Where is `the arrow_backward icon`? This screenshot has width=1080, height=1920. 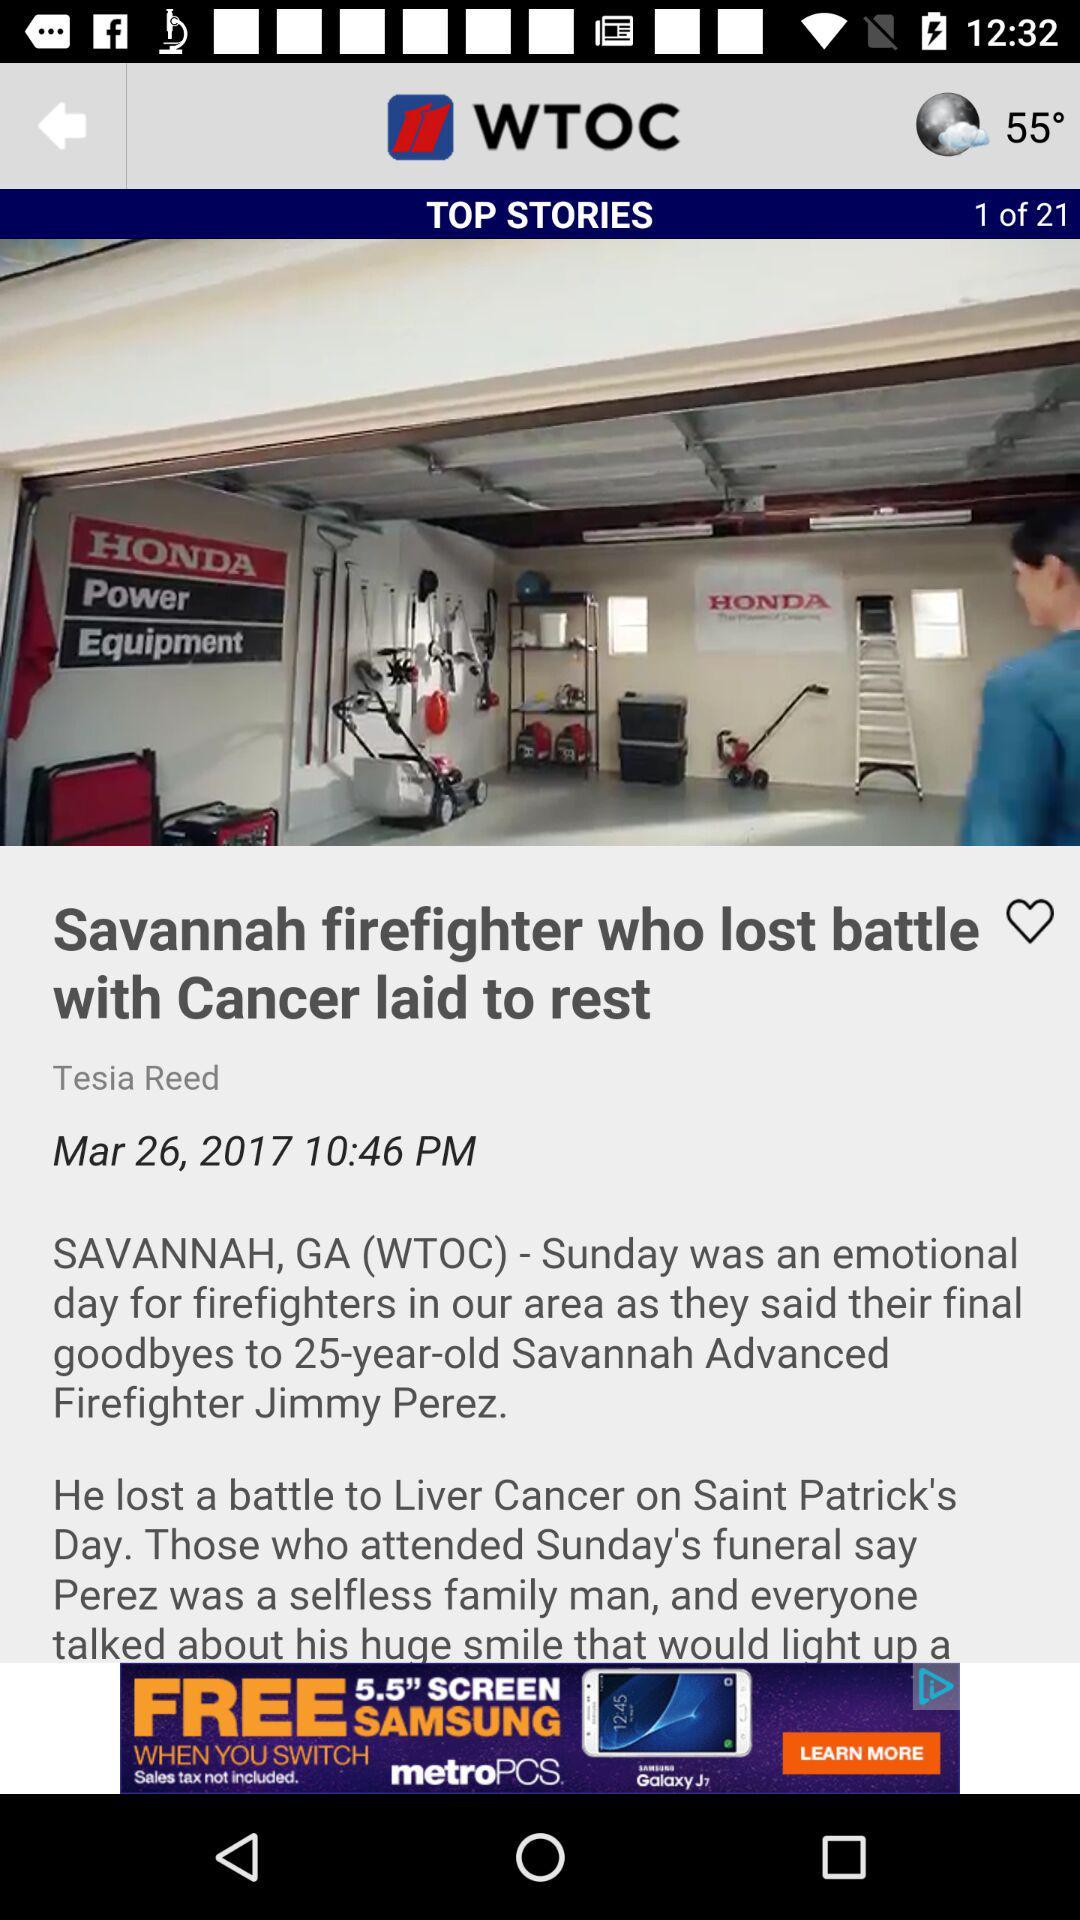
the arrow_backward icon is located at coordinates (61, 124).